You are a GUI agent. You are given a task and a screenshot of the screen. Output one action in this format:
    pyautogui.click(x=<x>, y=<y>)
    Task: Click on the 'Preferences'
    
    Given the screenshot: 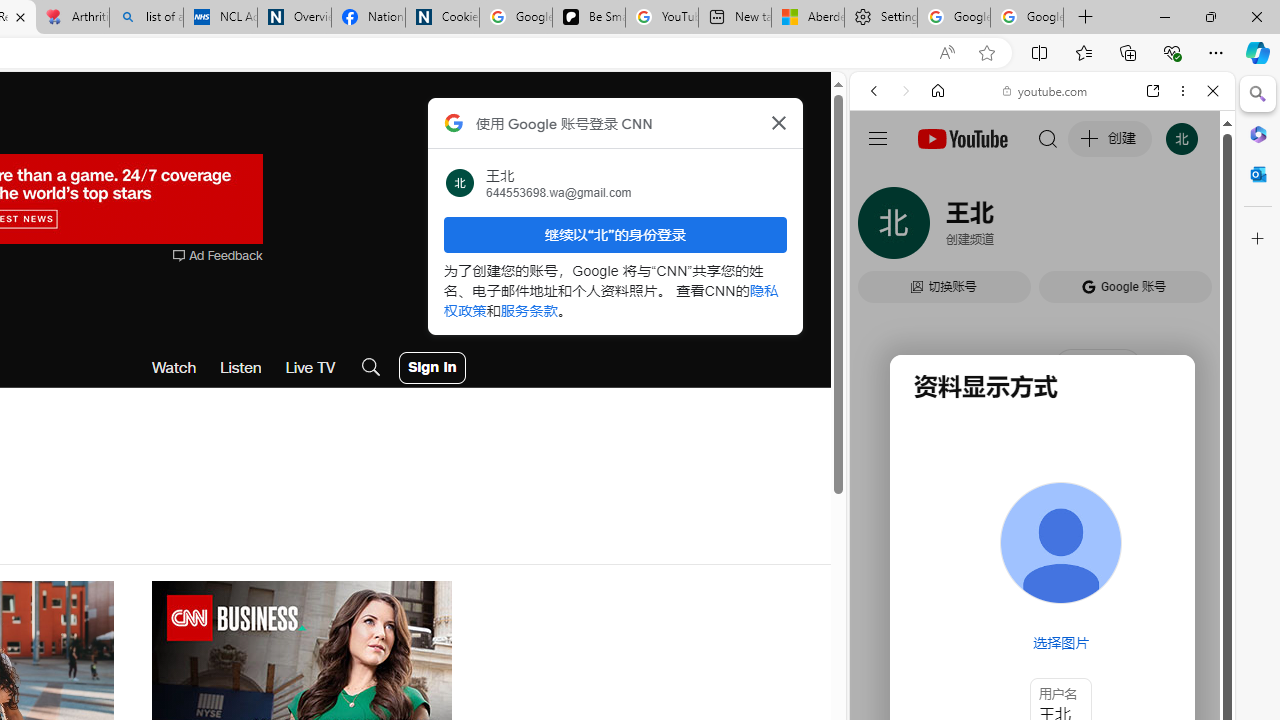 What is the action you would take?
    pyautogui.click(x=1189, y=227)
    